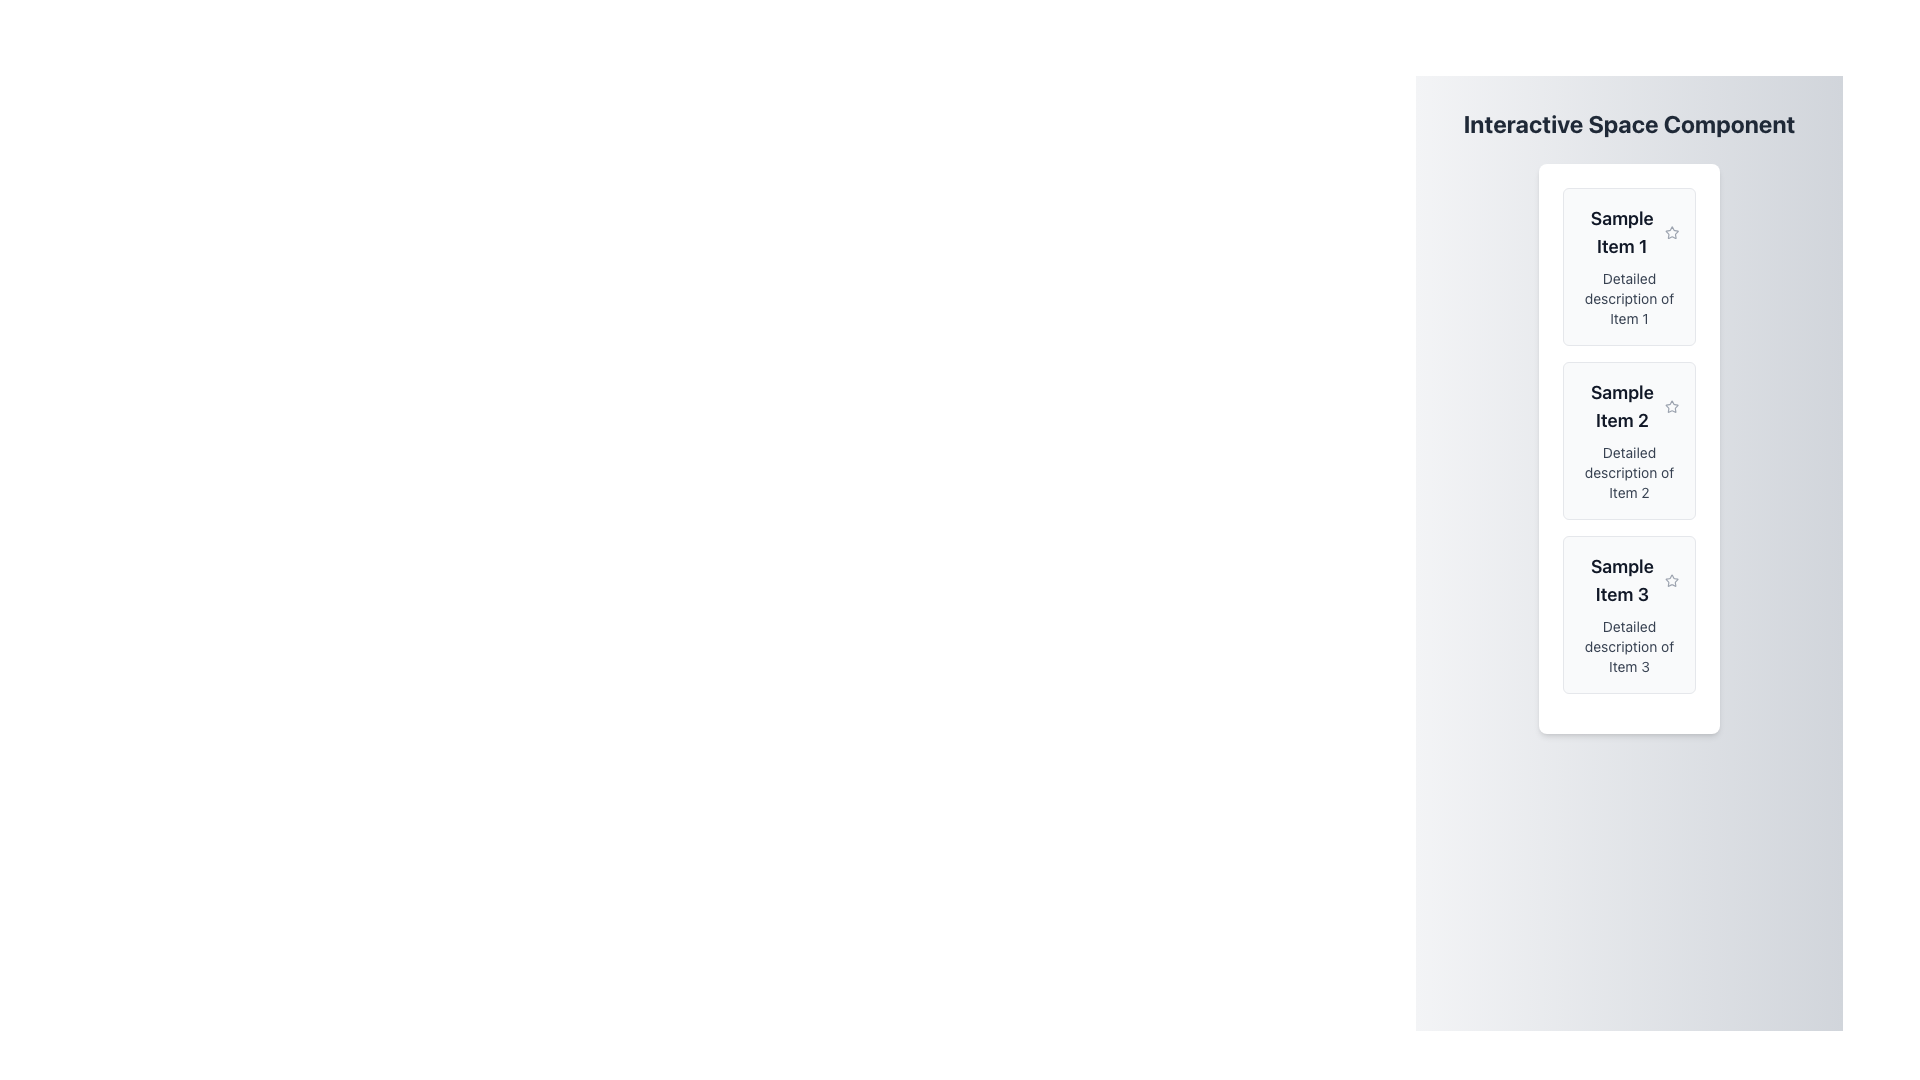 The height and width of the screenshot is (1080, 1920). What do you see at coordinates (1671, 231) in the screenshot?
I see `the star icon located to the right of the text 'Sample Item 1'` at bounding box center [1671, 231].